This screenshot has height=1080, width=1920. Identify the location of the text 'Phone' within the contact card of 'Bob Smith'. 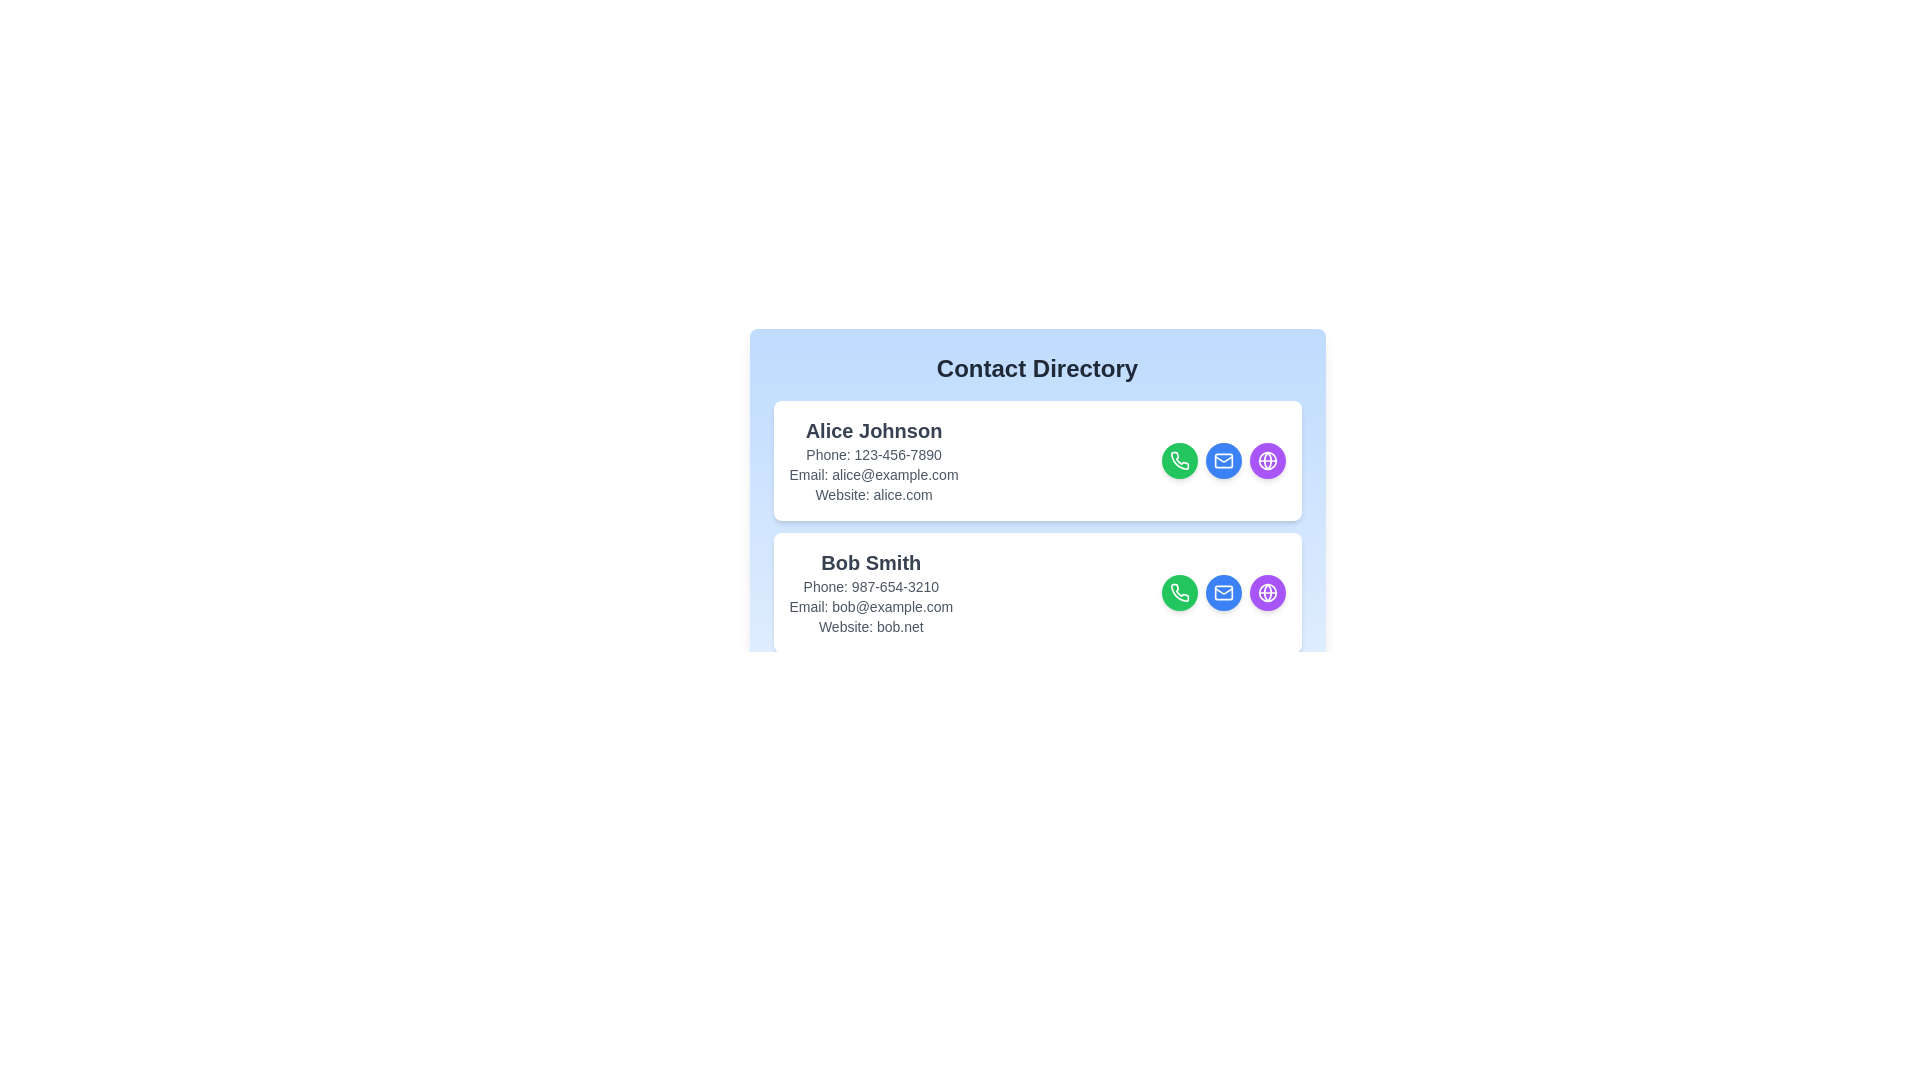
(870, 585).